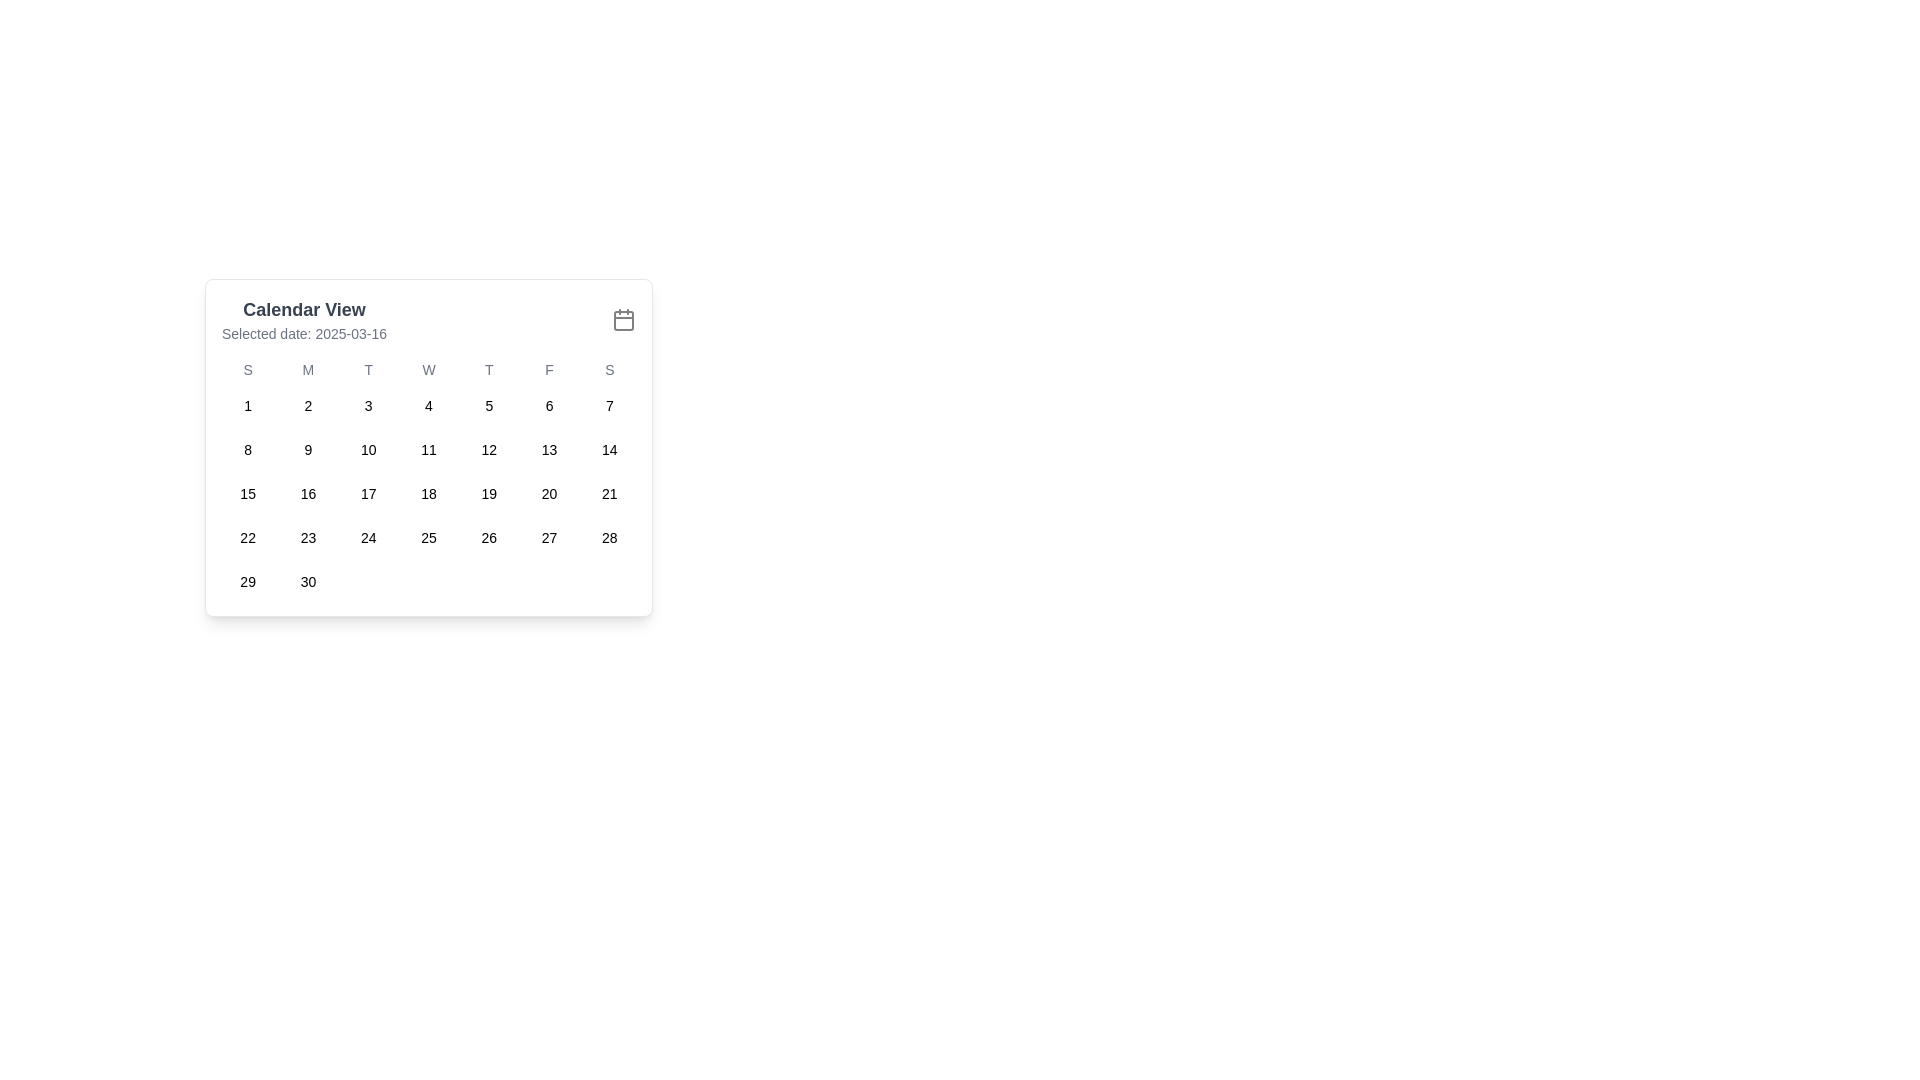 The image size is (1920, 1080). What do you see at coordinates (247, 370) in the screenshot?
I see `the header label for Sunday, which is the first element in the sequence of week day initials in the top-left corner of the calendar grid` at bounding box center [247, 370].